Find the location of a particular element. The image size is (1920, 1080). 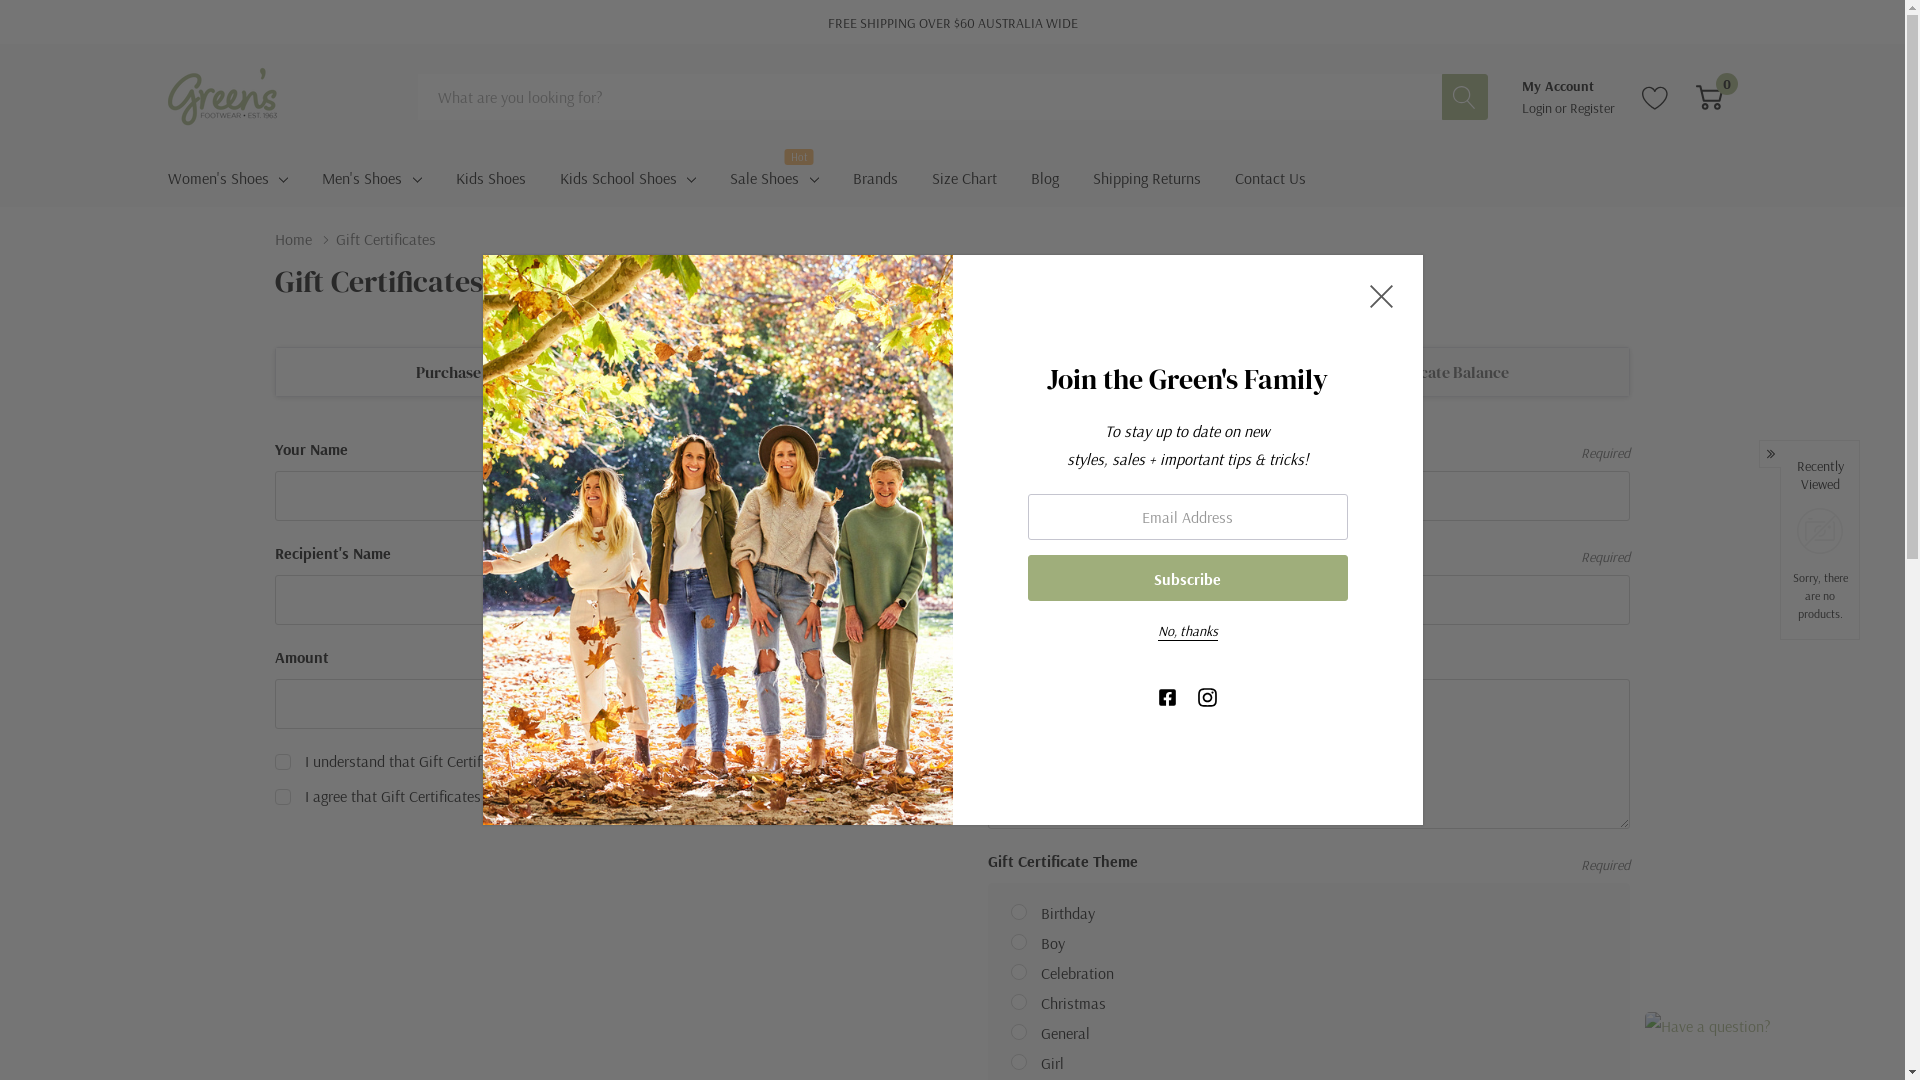

'Subscribe' is located at coordinates (1187, 578).